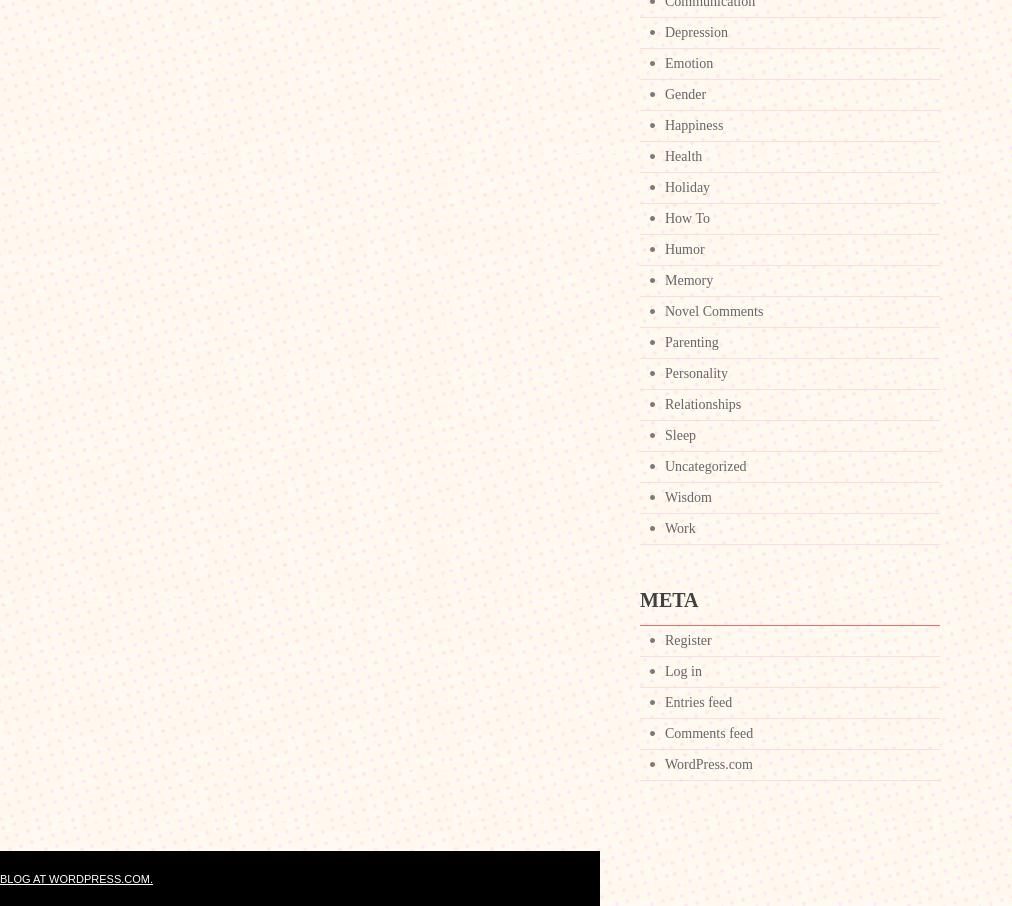 This screenshot has height=906, width=1012. Describe the element at coordinates (713, 310) in the screenshot. I see `'Novel Comments'` at that location.